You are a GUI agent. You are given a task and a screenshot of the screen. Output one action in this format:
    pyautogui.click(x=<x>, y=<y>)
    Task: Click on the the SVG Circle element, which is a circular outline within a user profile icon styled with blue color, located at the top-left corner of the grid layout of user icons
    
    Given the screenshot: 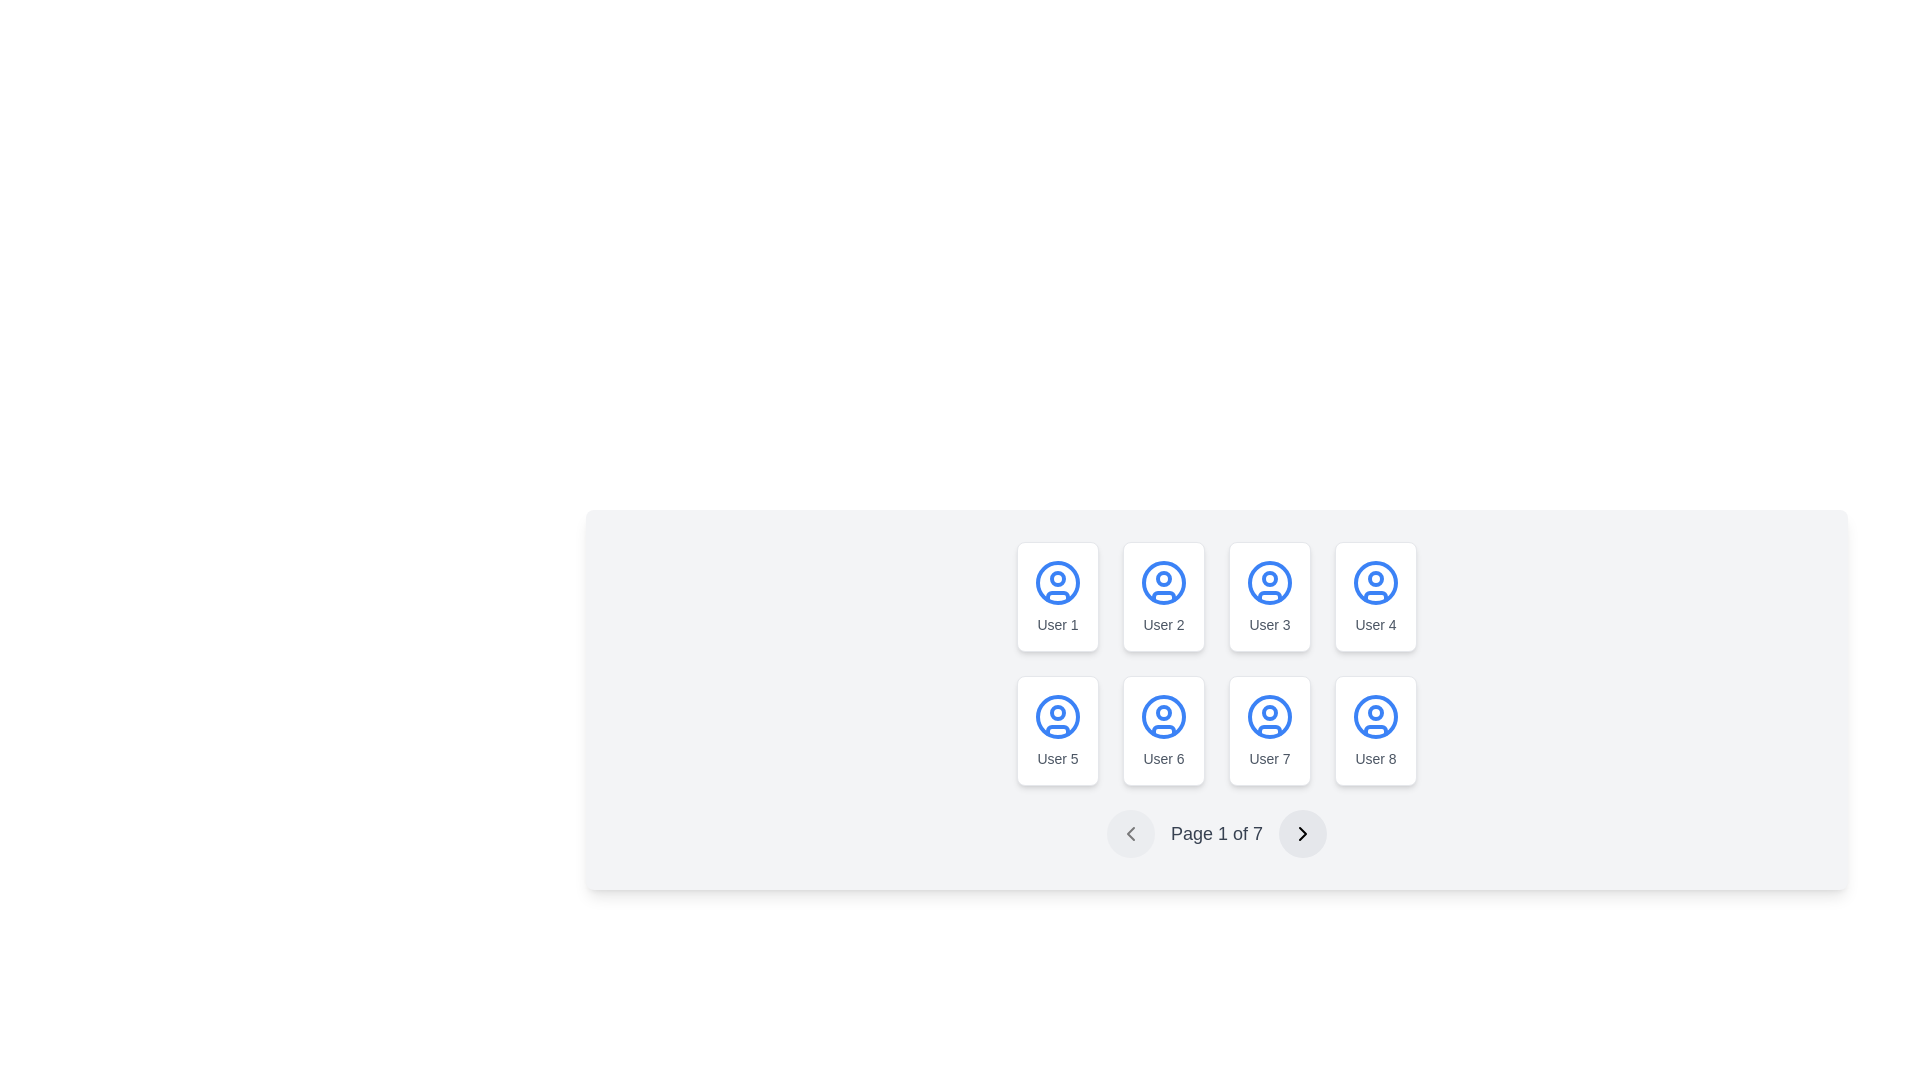 What is the action you would take?
    pyautogui.click(x=1056, y=582)
    